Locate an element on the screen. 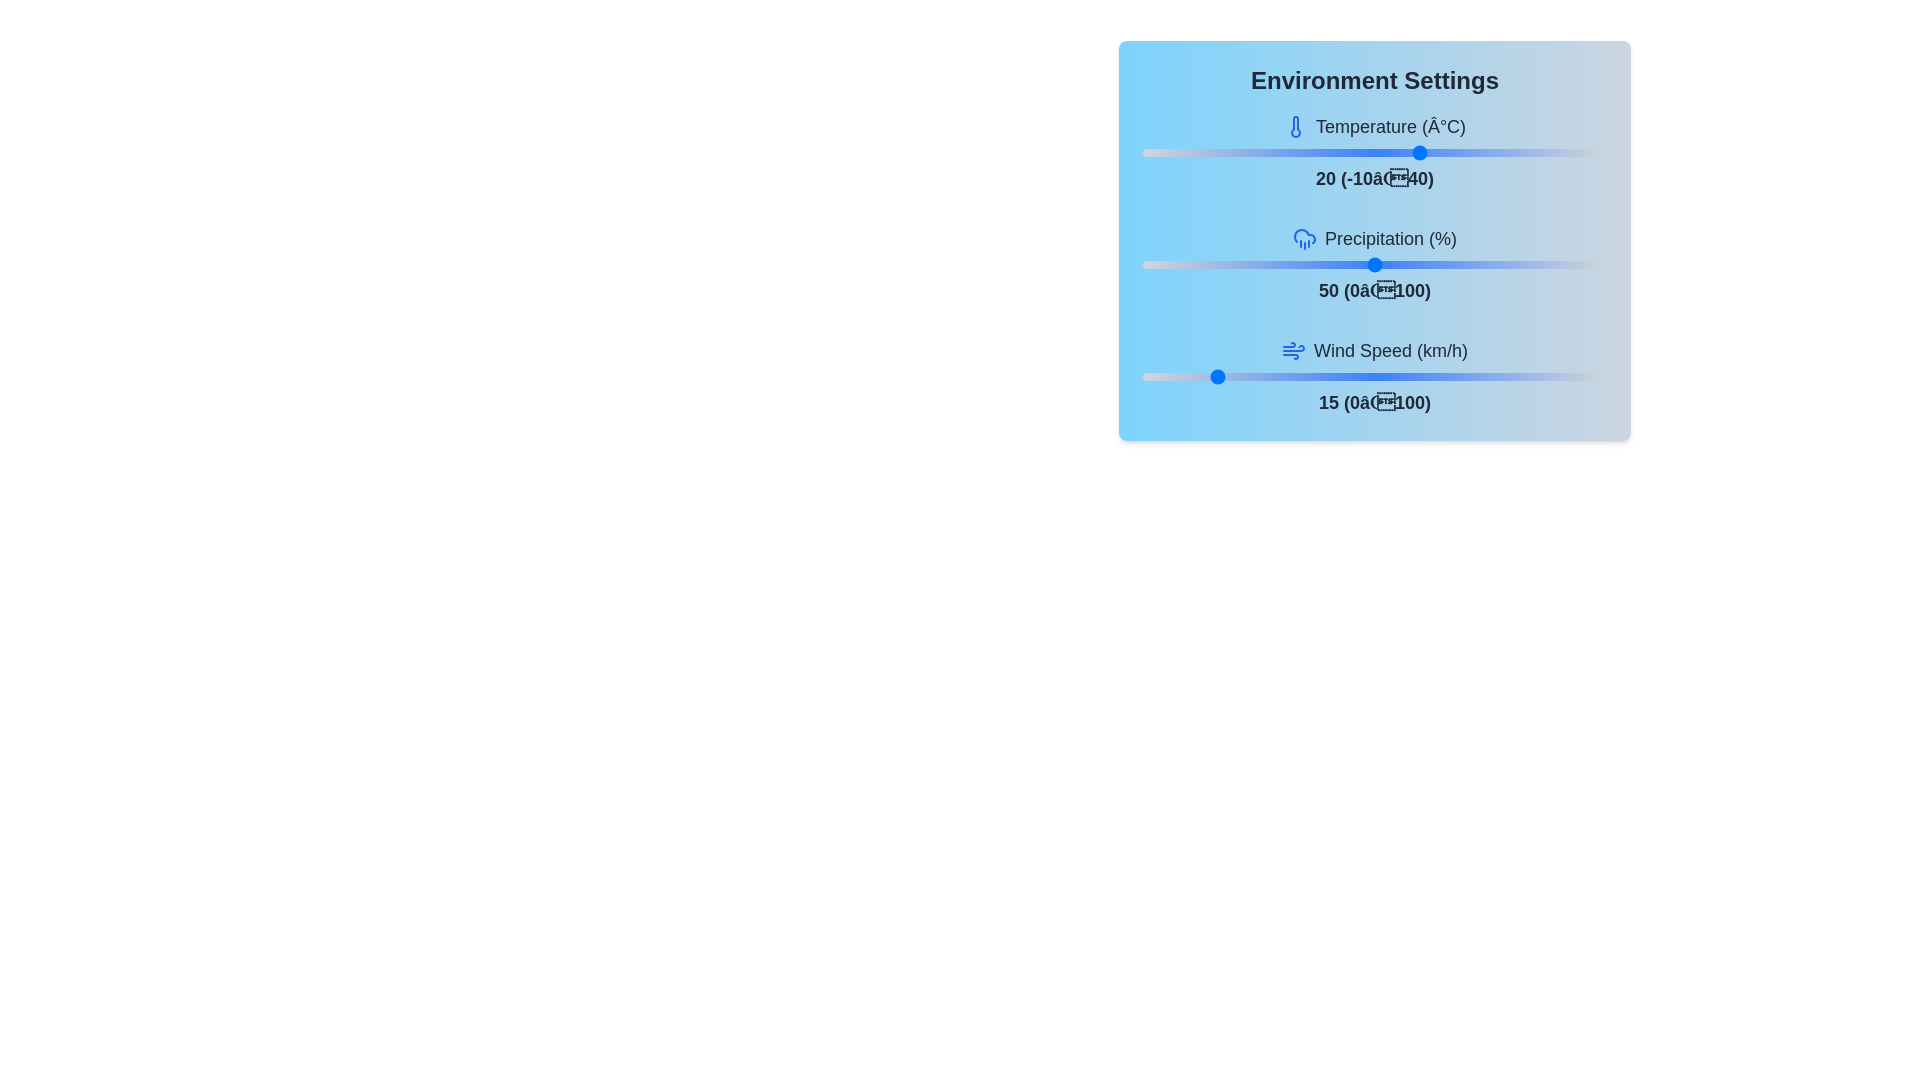 The height and width of the screenshot is (1080, 1920). the Decorative icon representing precipitation, which is located to the left of the 'Precipitation (%)' text in the 'Environment Settings' section is located at coordinates (1305, 235).